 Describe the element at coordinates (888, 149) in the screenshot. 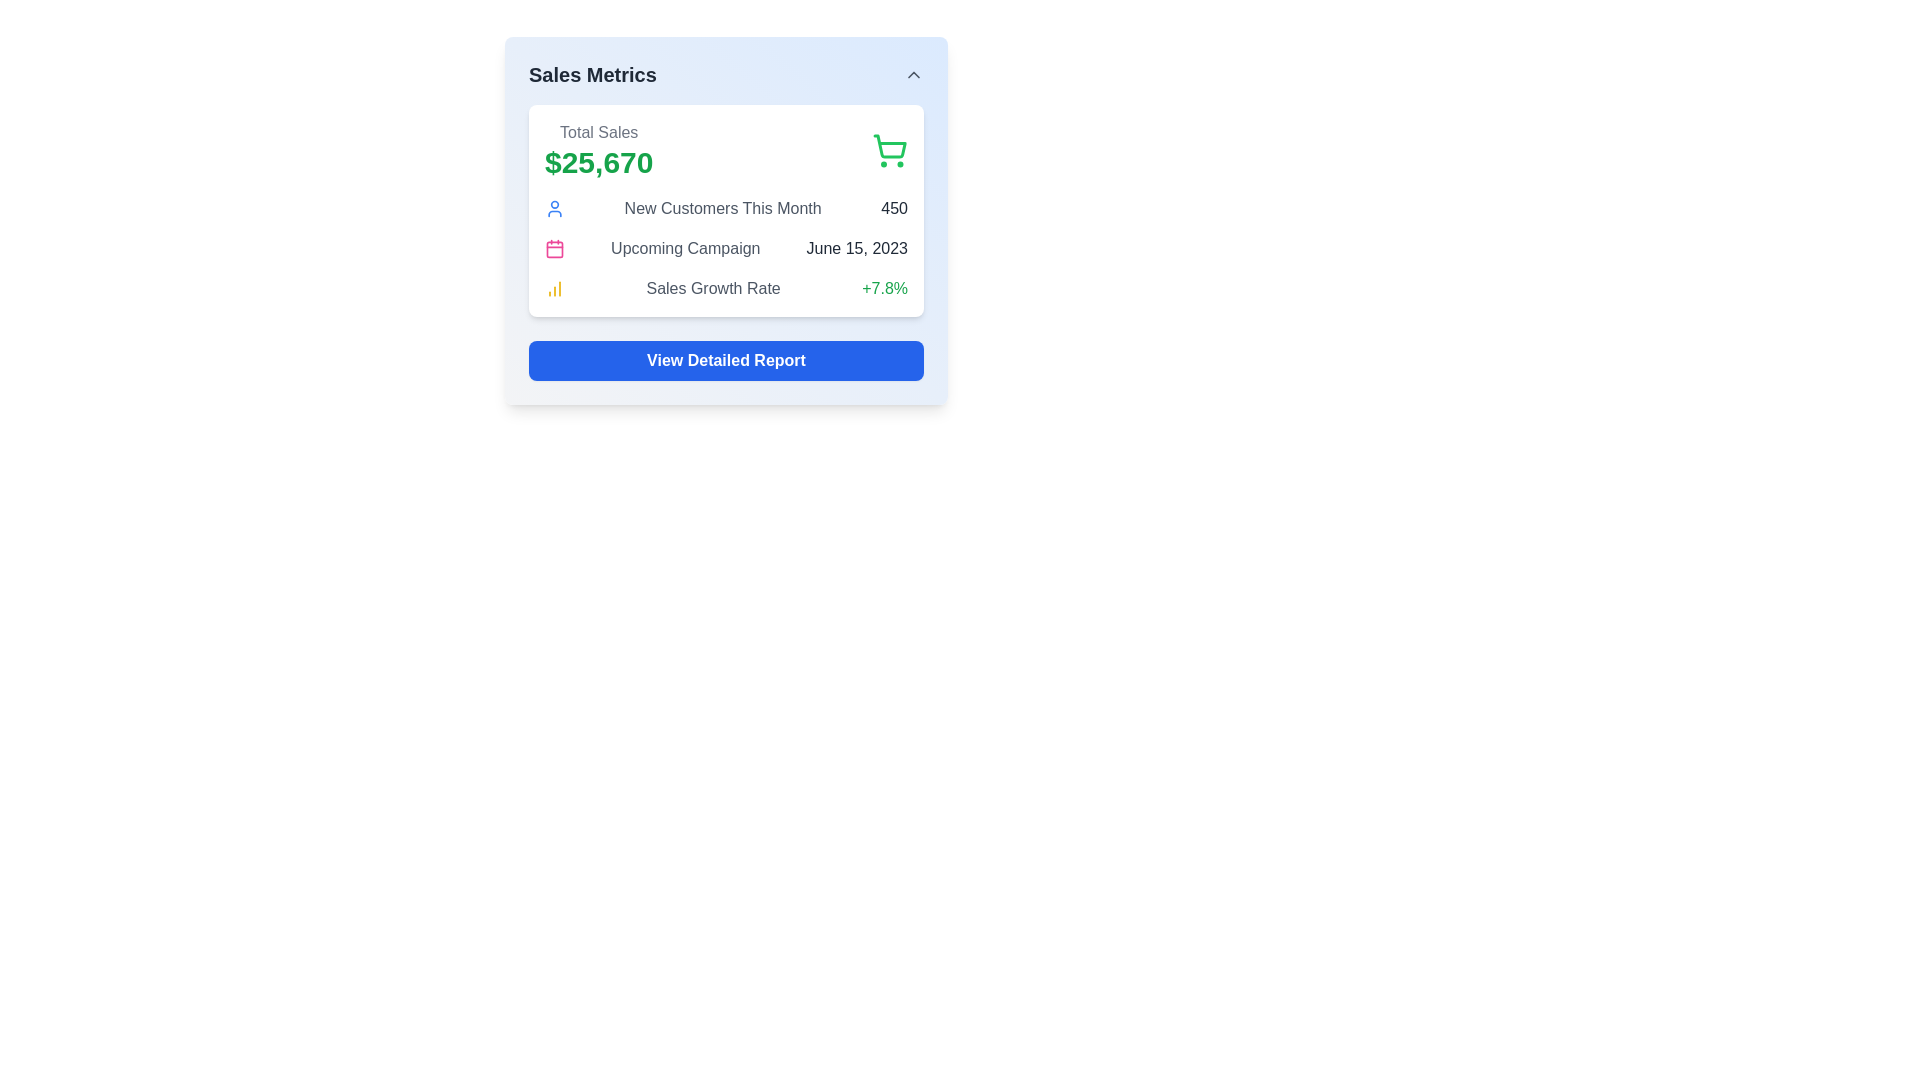

I see `the commerce or sales icon located at the top-right corner of the 'Total Sales' box` at that location.